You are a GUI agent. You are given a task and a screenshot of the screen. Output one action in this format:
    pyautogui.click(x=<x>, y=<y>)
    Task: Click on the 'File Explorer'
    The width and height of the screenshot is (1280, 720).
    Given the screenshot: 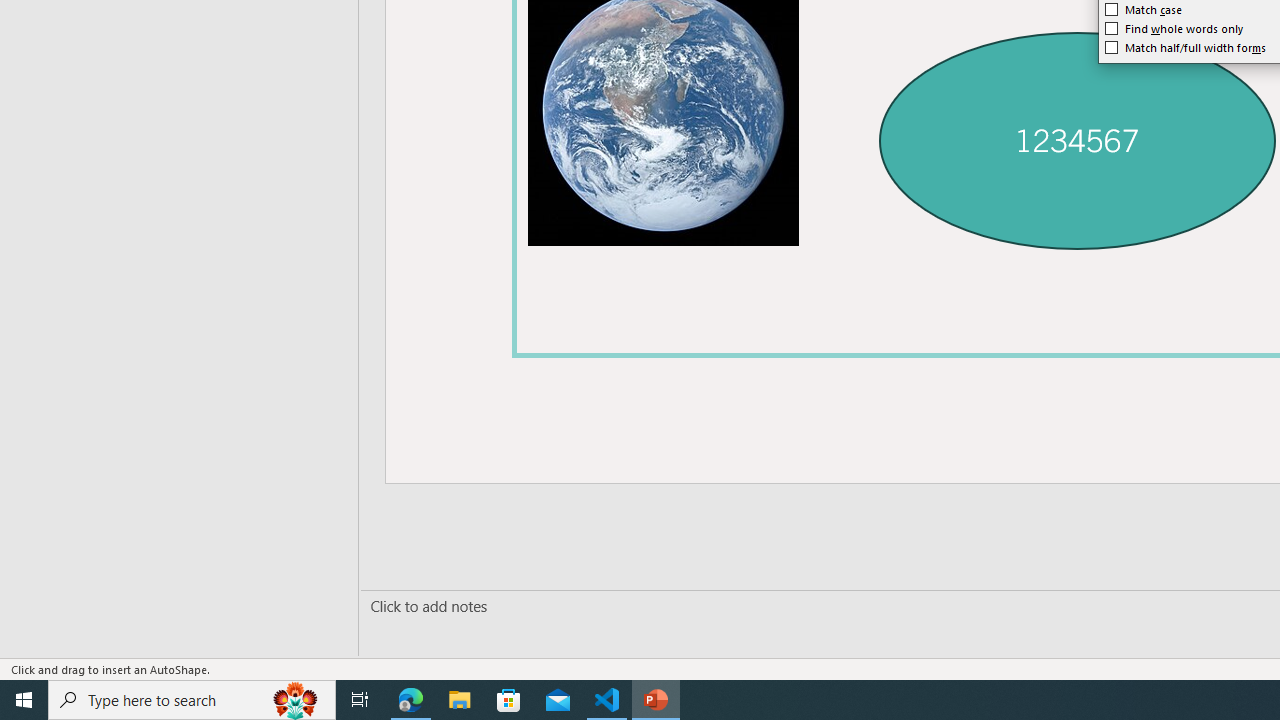 What is the action you would take?
    pyautogui.click(x=459, y=698)
    